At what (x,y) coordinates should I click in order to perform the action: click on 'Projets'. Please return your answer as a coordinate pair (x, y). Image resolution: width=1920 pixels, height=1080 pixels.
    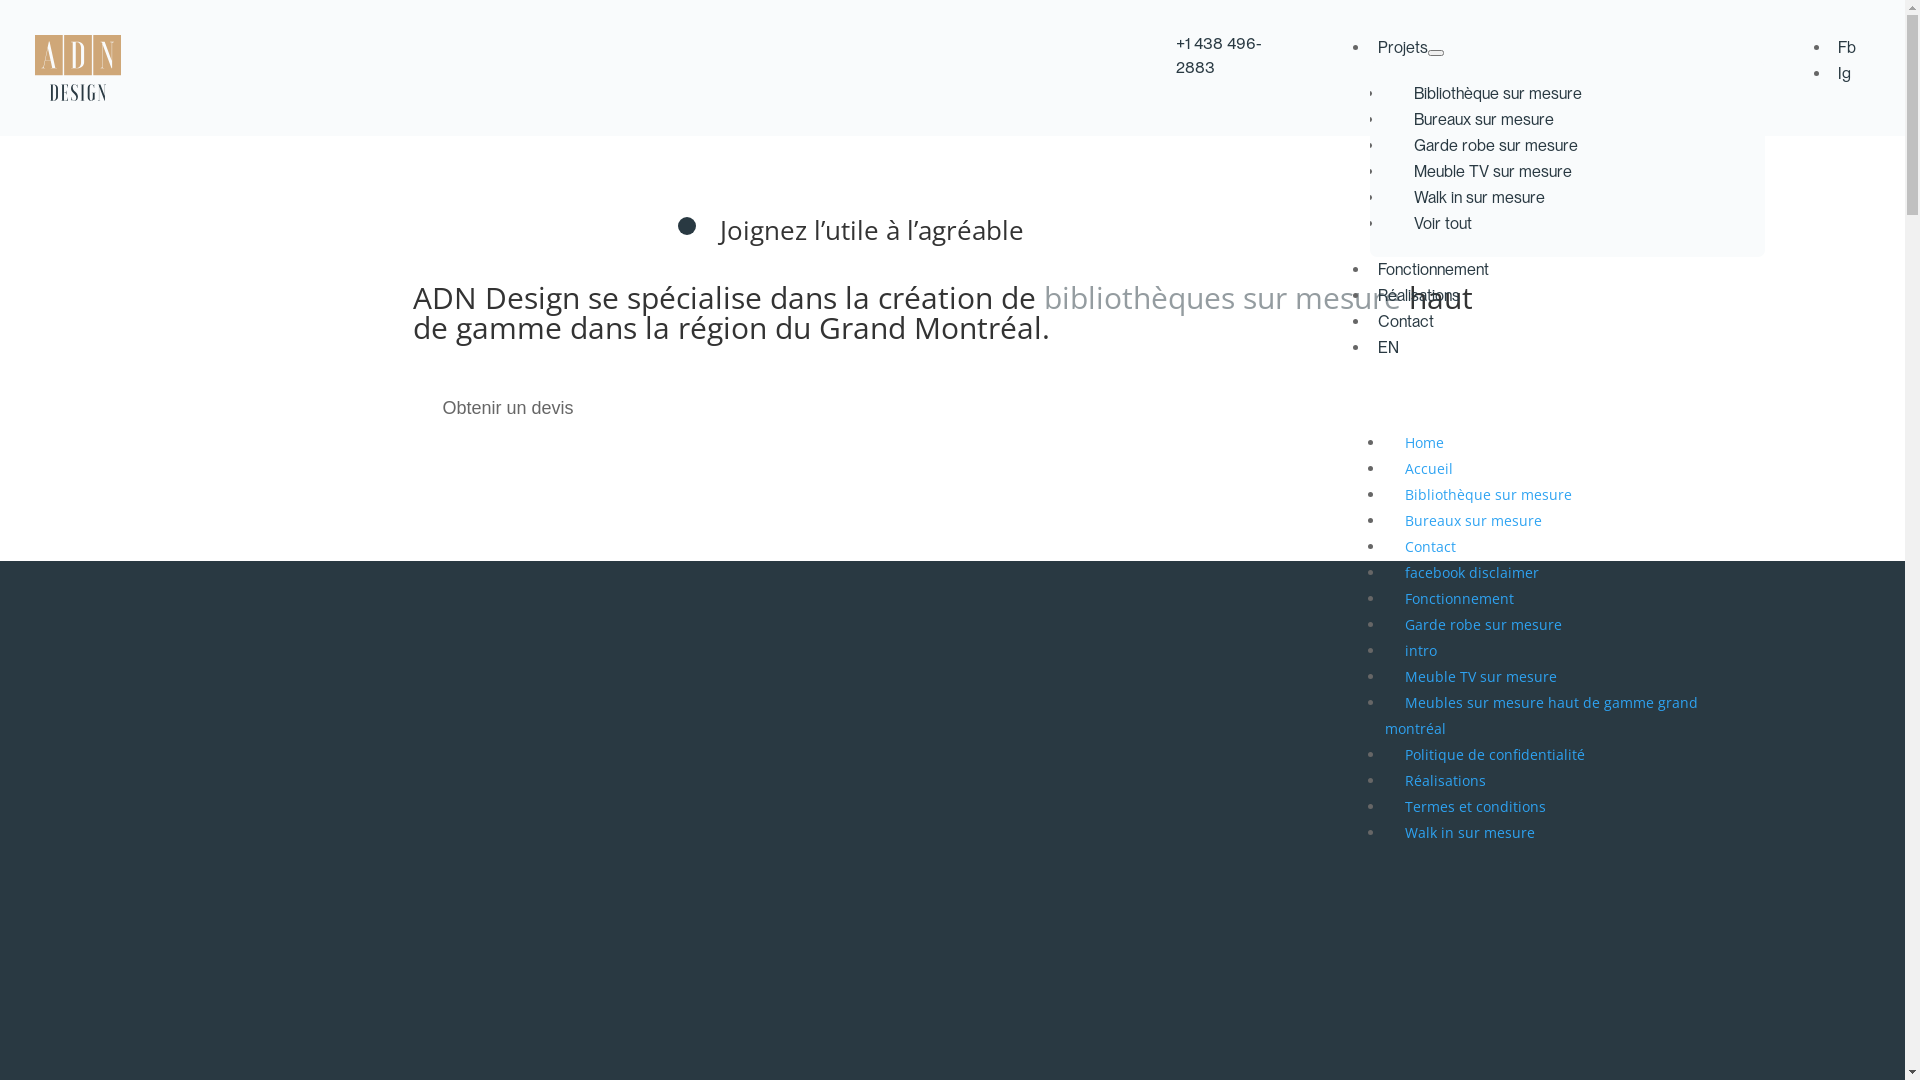
    Looking at the image, I should click on (1409, 51).